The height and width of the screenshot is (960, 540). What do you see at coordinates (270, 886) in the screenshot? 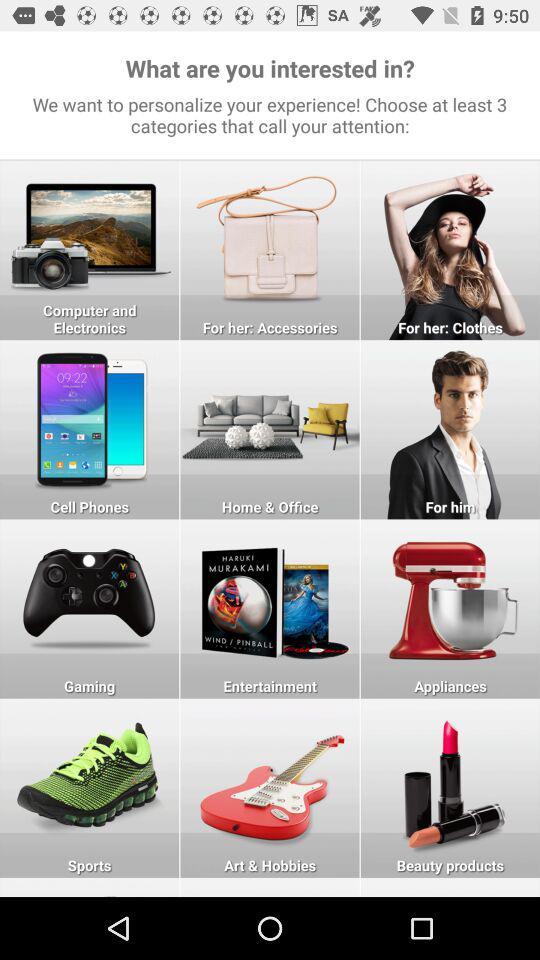
I see `art and hobbies` at bounding box center [270, 886].